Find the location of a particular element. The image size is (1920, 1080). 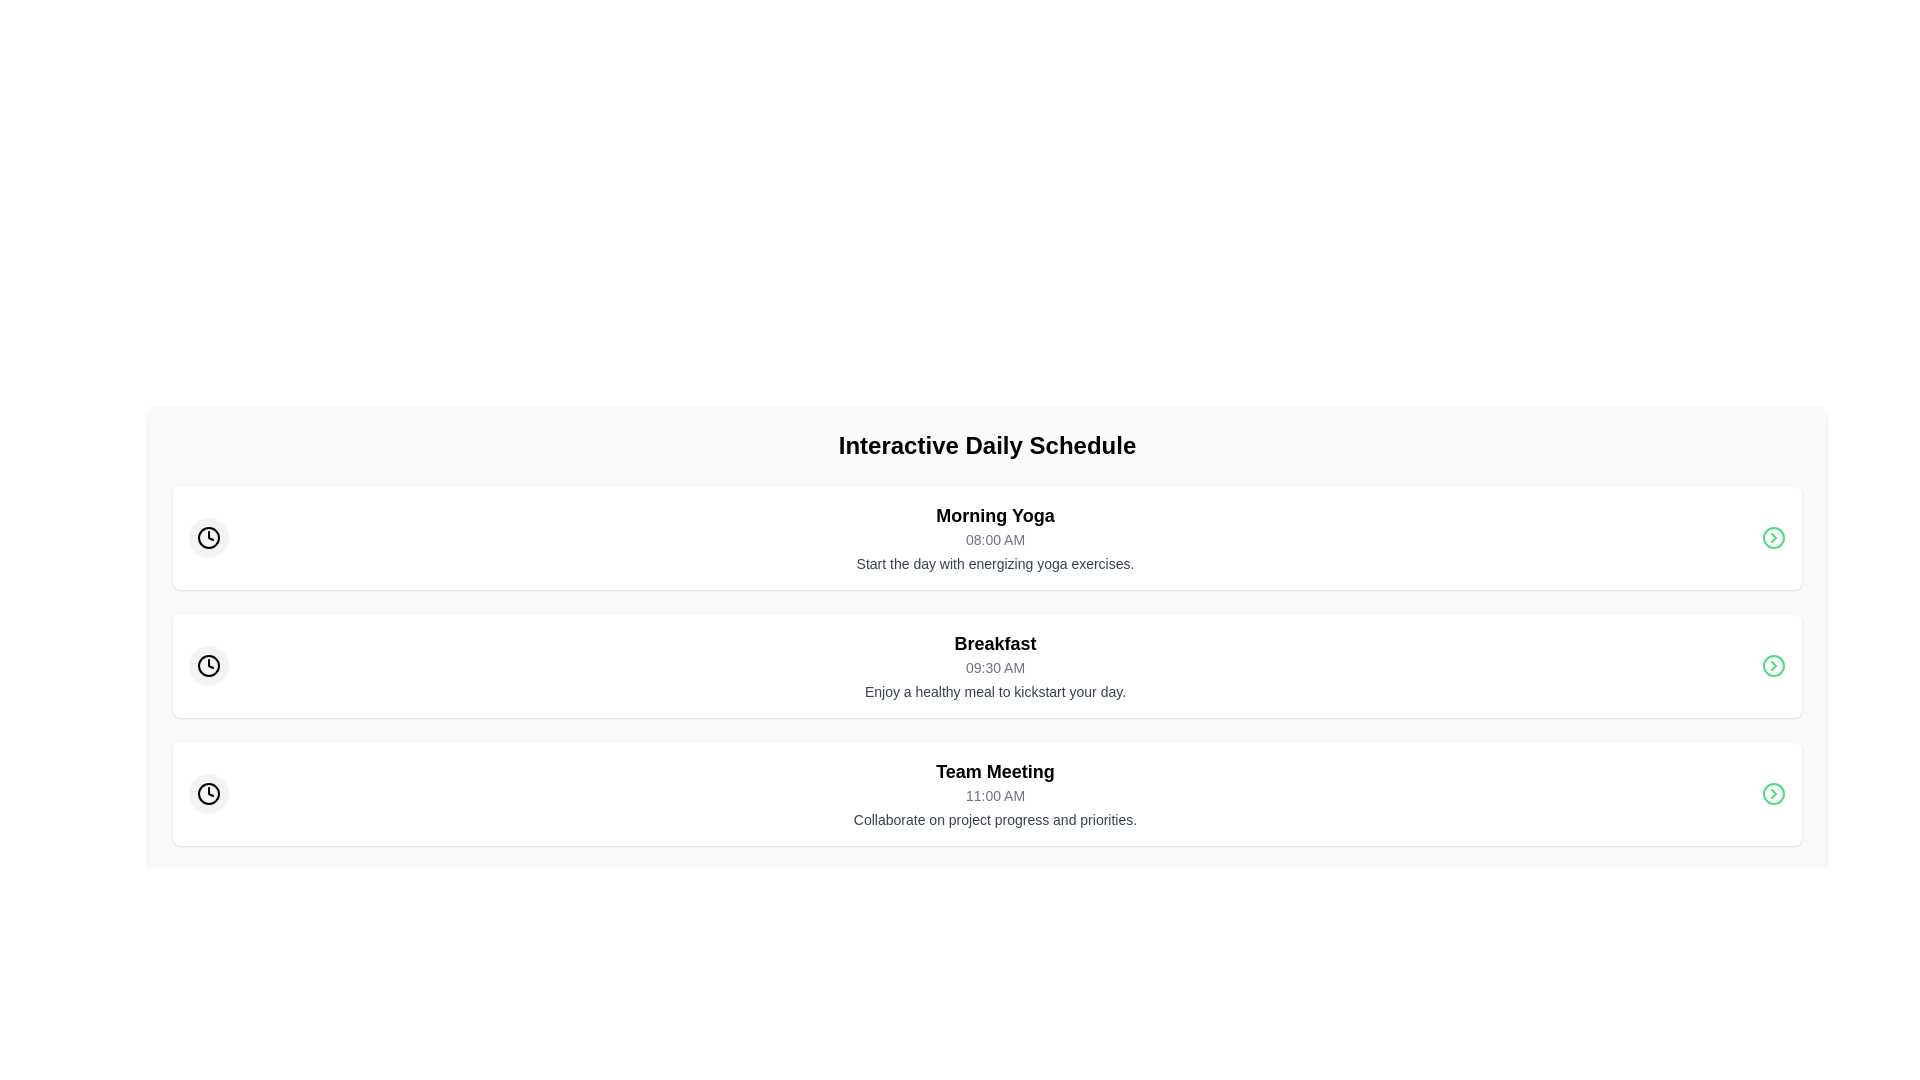

the circular graphic element within the icon set on the right side of the 'Breakfast' list item in the schedule interface is located at coordinates (1774, 666).